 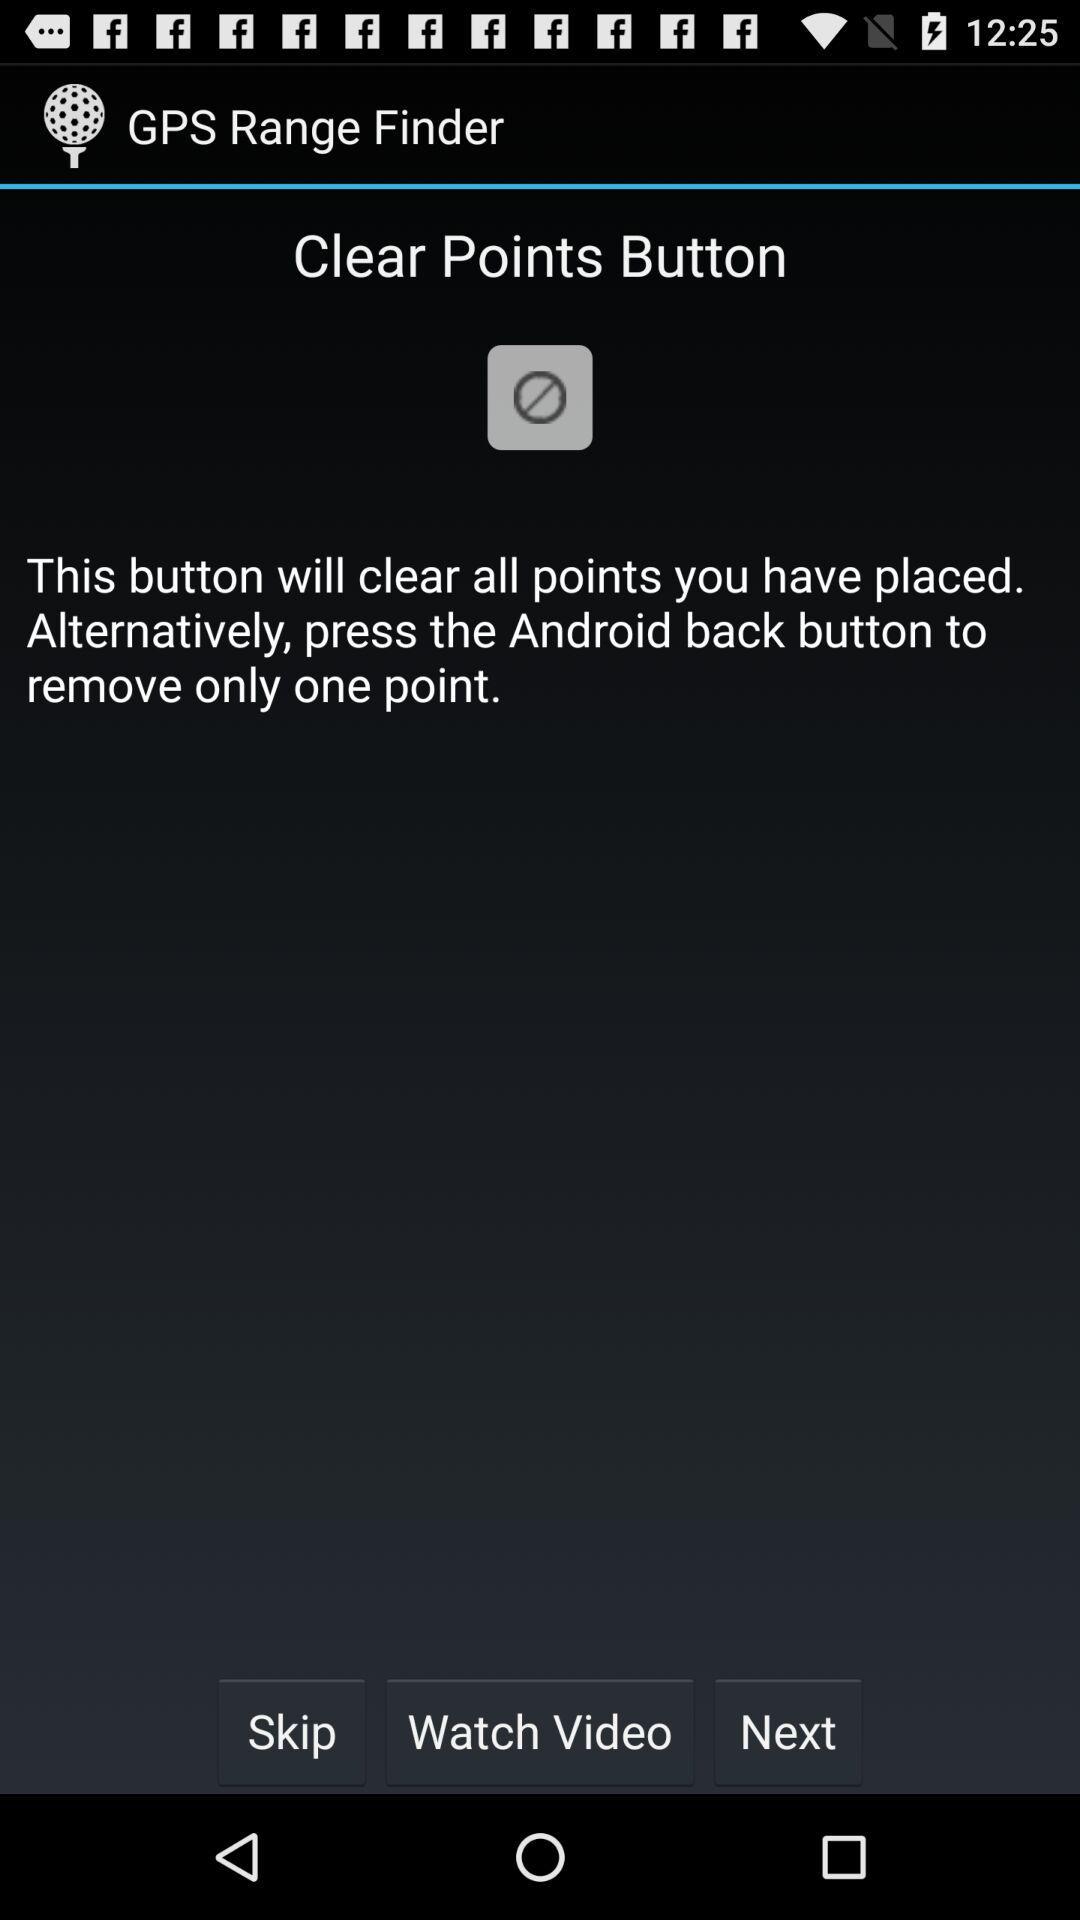 What do you see at coordinates (540, 1730) in the screenshot?
I see `item to the right of the skip button` at bounding box center [540, 1730].